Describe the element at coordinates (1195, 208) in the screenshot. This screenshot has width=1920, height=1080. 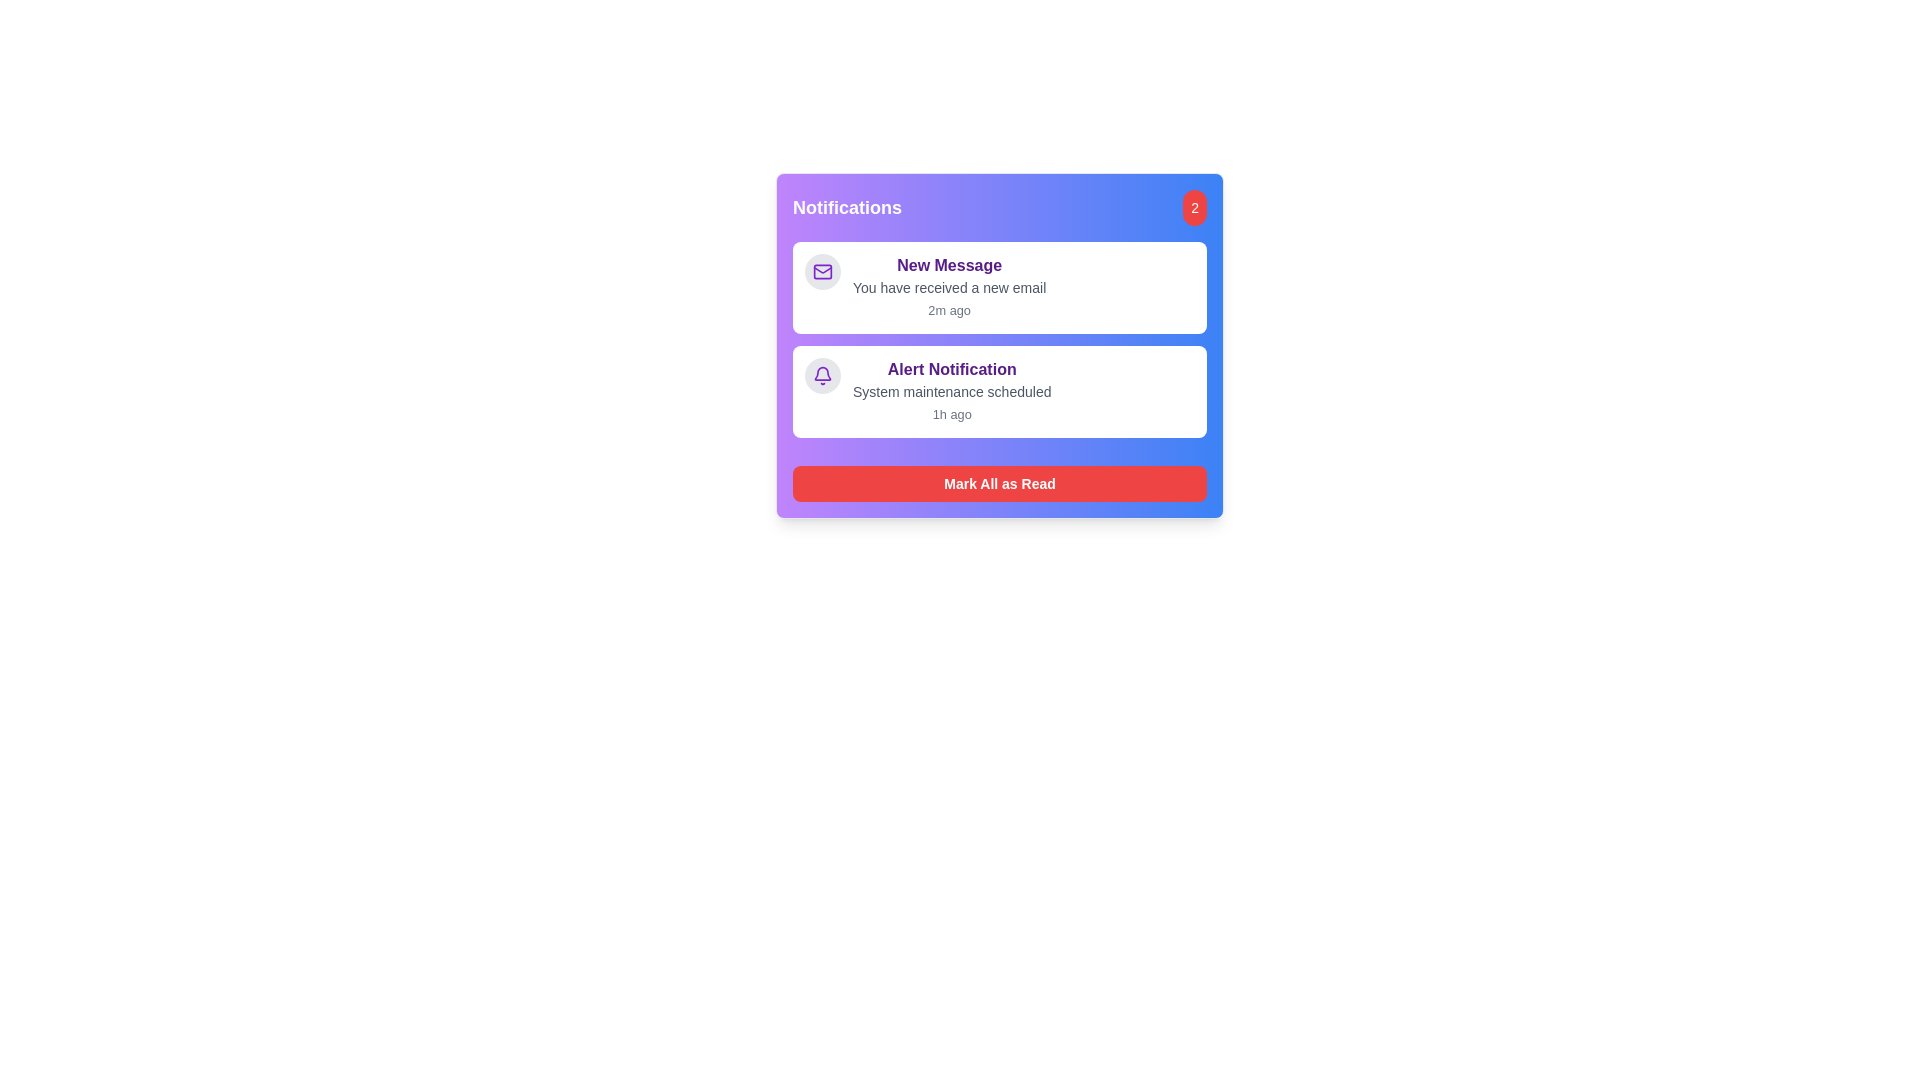
I see `the badge indicating the count of unread notifications, positioned at the top right corner of the notifications header` at that location.